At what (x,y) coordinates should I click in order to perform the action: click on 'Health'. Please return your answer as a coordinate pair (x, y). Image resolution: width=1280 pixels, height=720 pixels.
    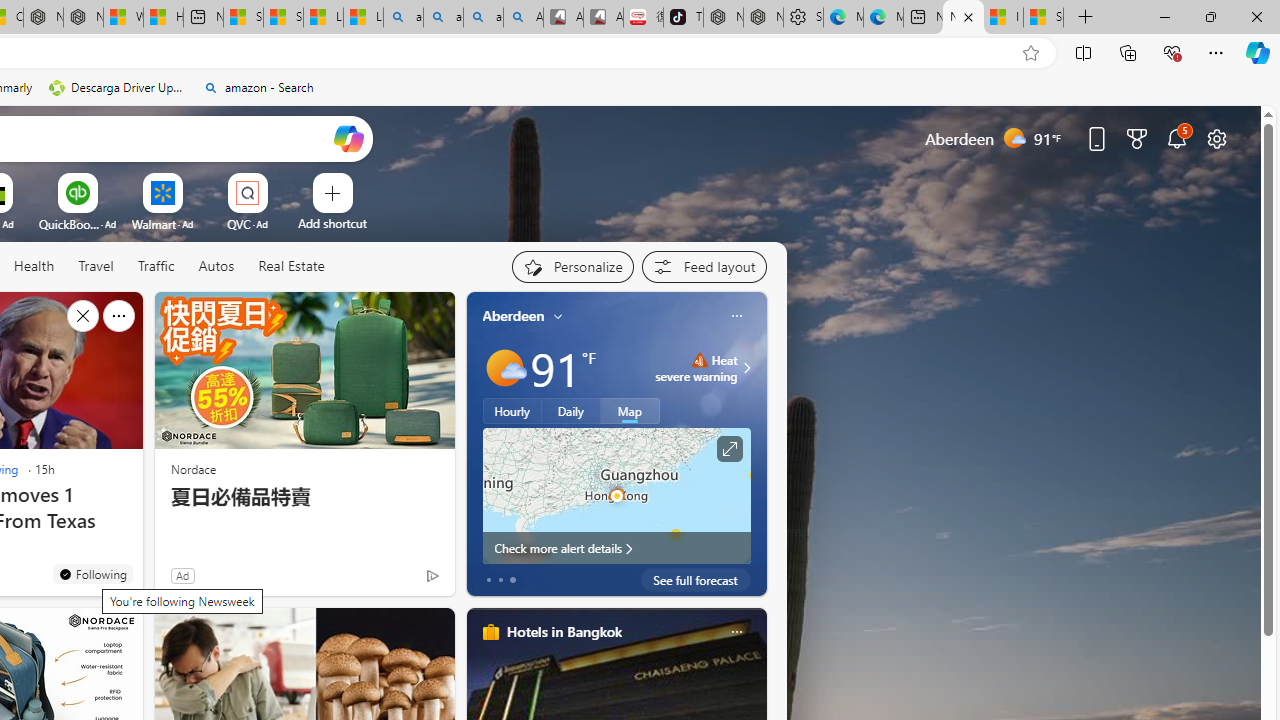
    Looking at the image, I should click on (34, 265).